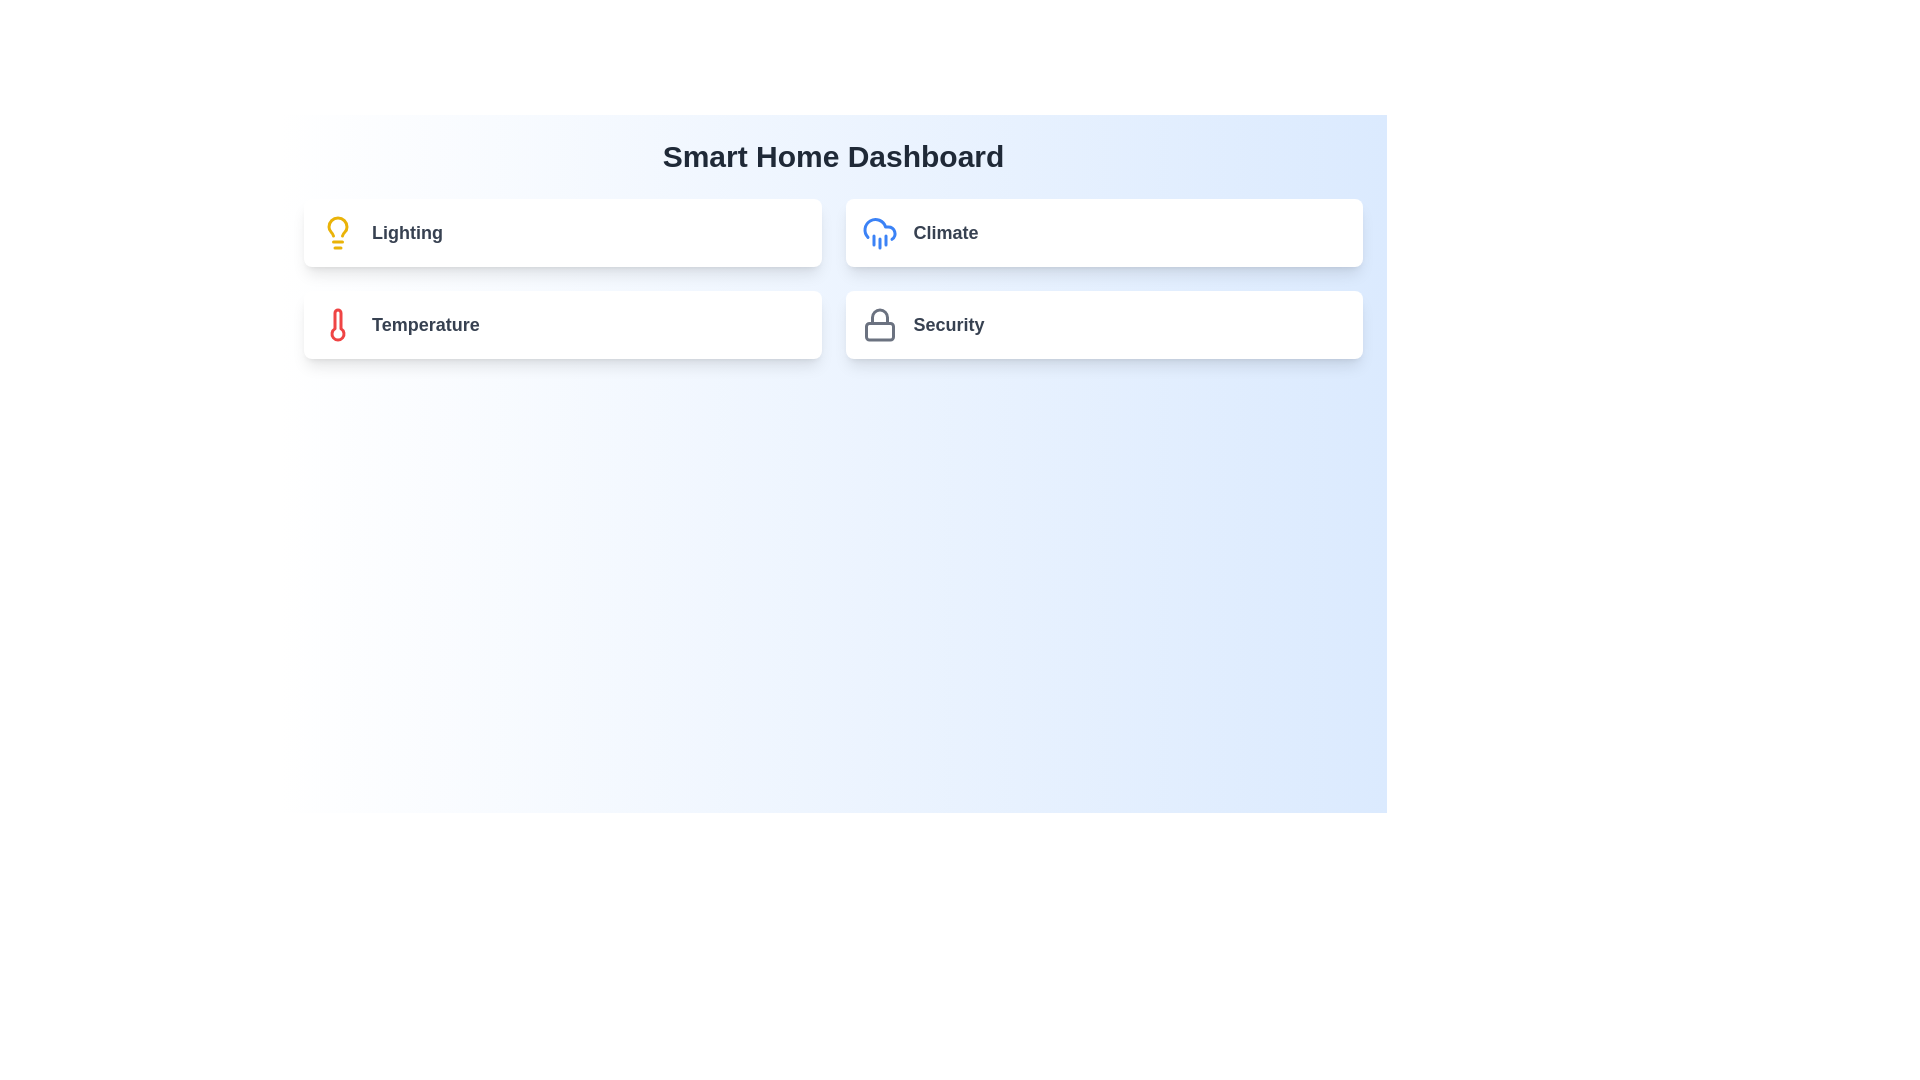 The image size is (1920, 1080). What do you see at coordinates (948, 323) in the screenshot?
I see `text label indicating the purpose of the associated card for security-related functionalities in the smart home dashboard, located in the lower-right section of the grid, next to the lock icon` at bounding box center [948, 323].